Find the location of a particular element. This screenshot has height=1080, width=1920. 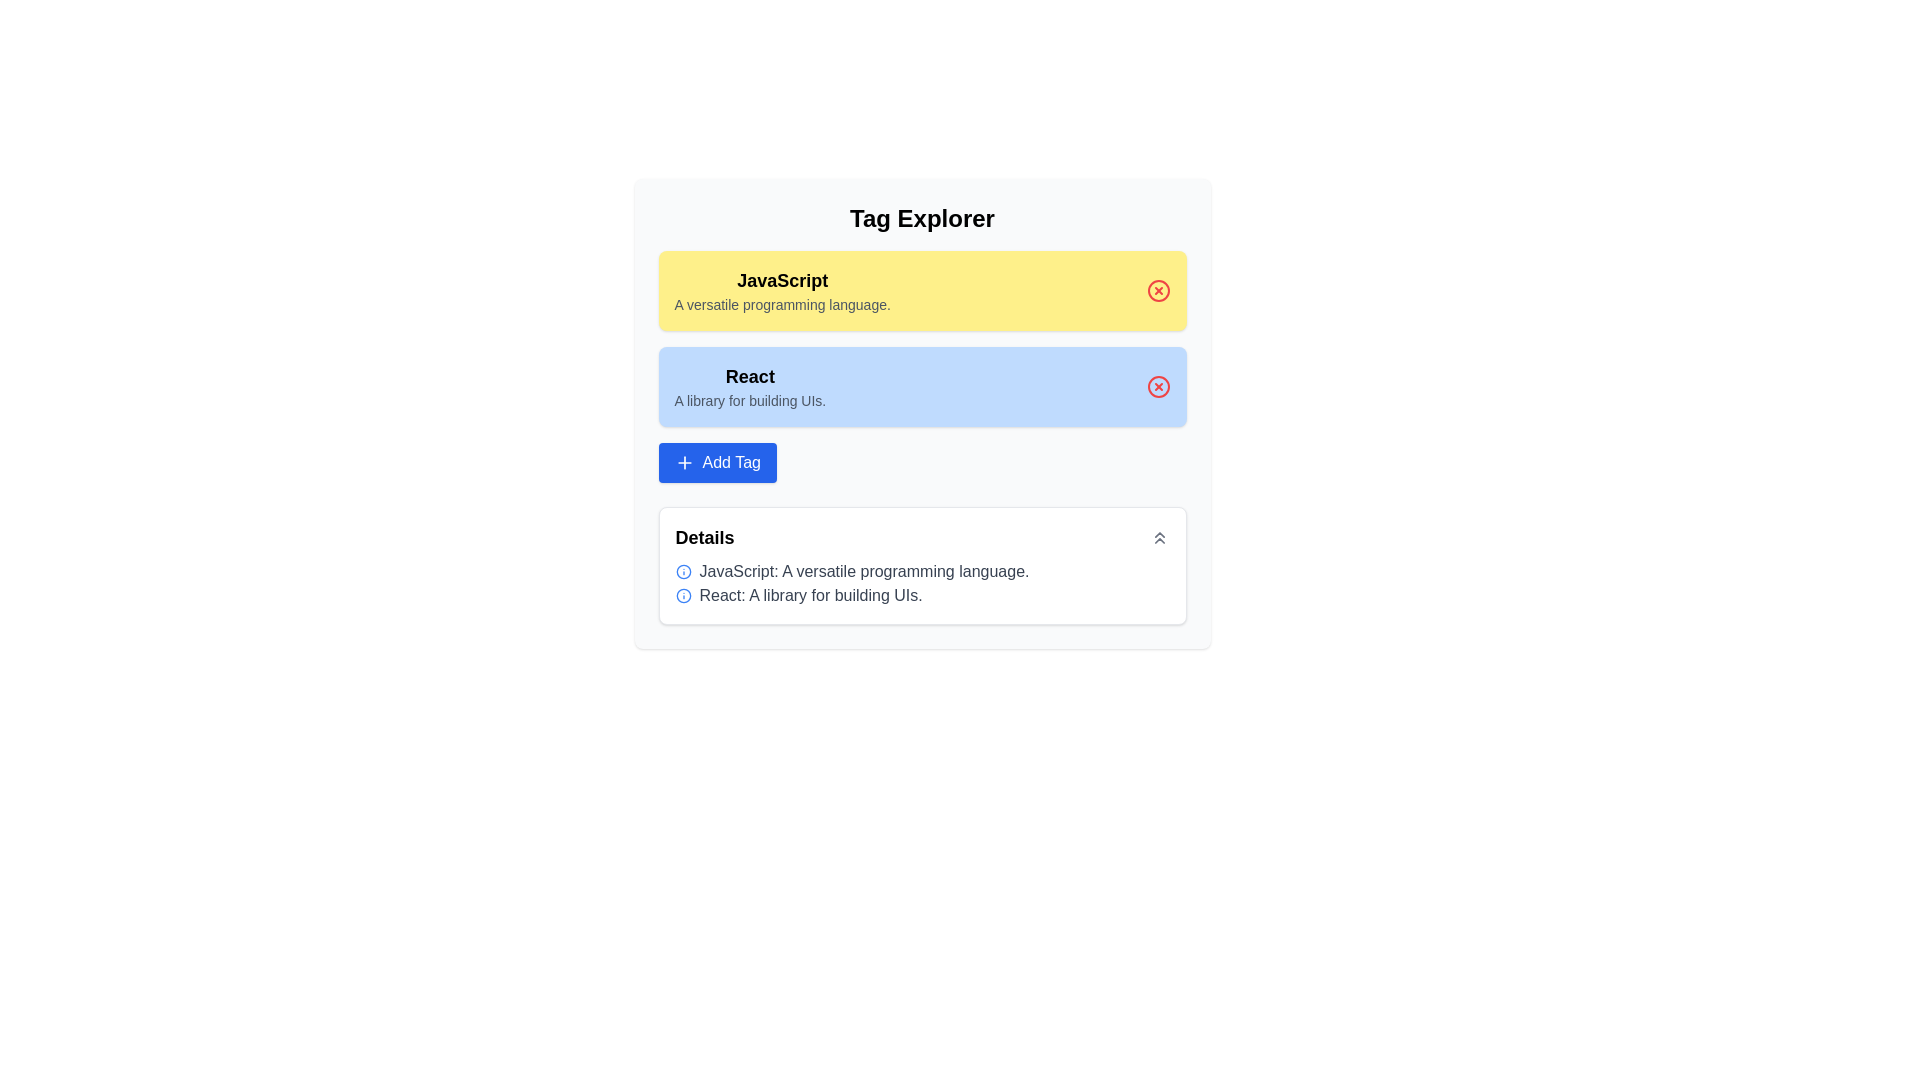

the interactive button for collapsing the 'Details' section located at the far-right side of the 'Details' section within the 'Tag Explorer' interface is located at coordinates (1159, 536).